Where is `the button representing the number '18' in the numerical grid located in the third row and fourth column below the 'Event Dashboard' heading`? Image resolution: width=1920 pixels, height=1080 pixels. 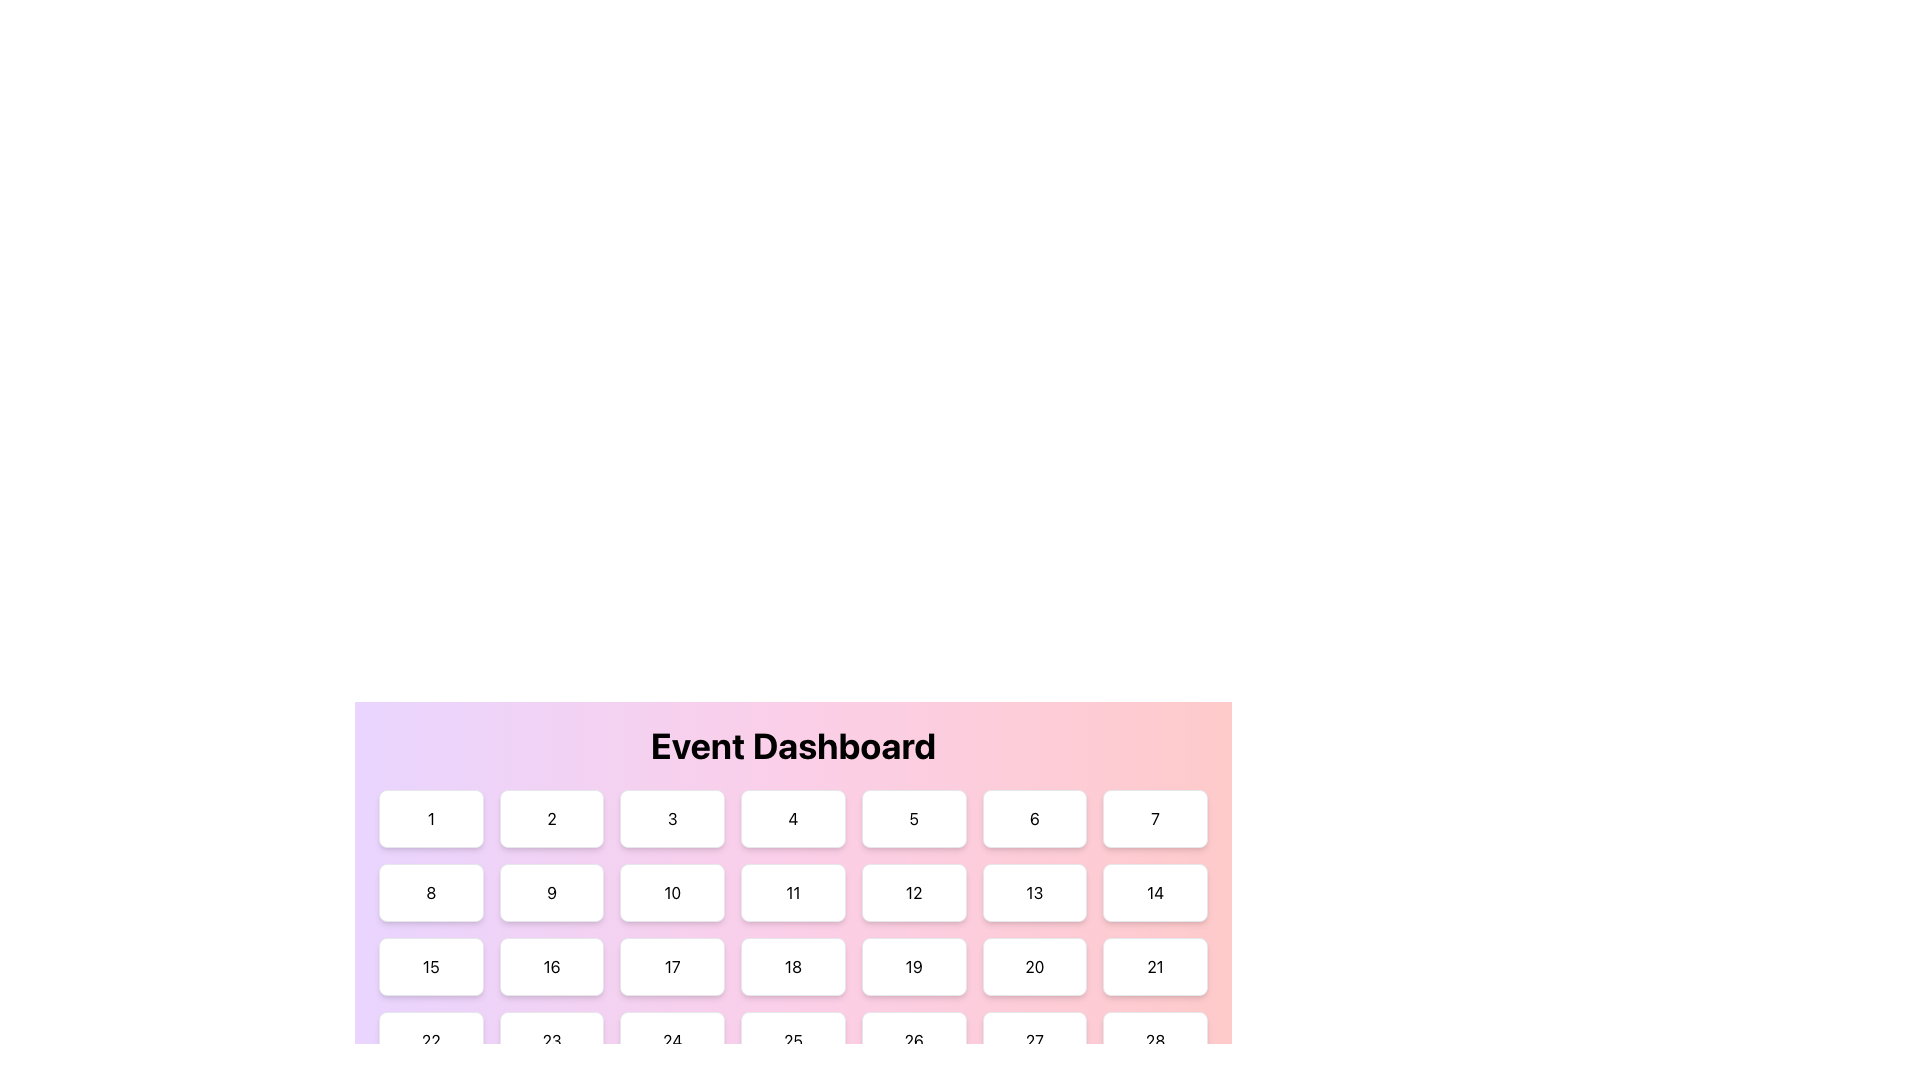 the button representing the number '18' in the numerical grid located in the third row and fourth column below the 'Event Dashboard' heading is located at coordinates (792, 966).